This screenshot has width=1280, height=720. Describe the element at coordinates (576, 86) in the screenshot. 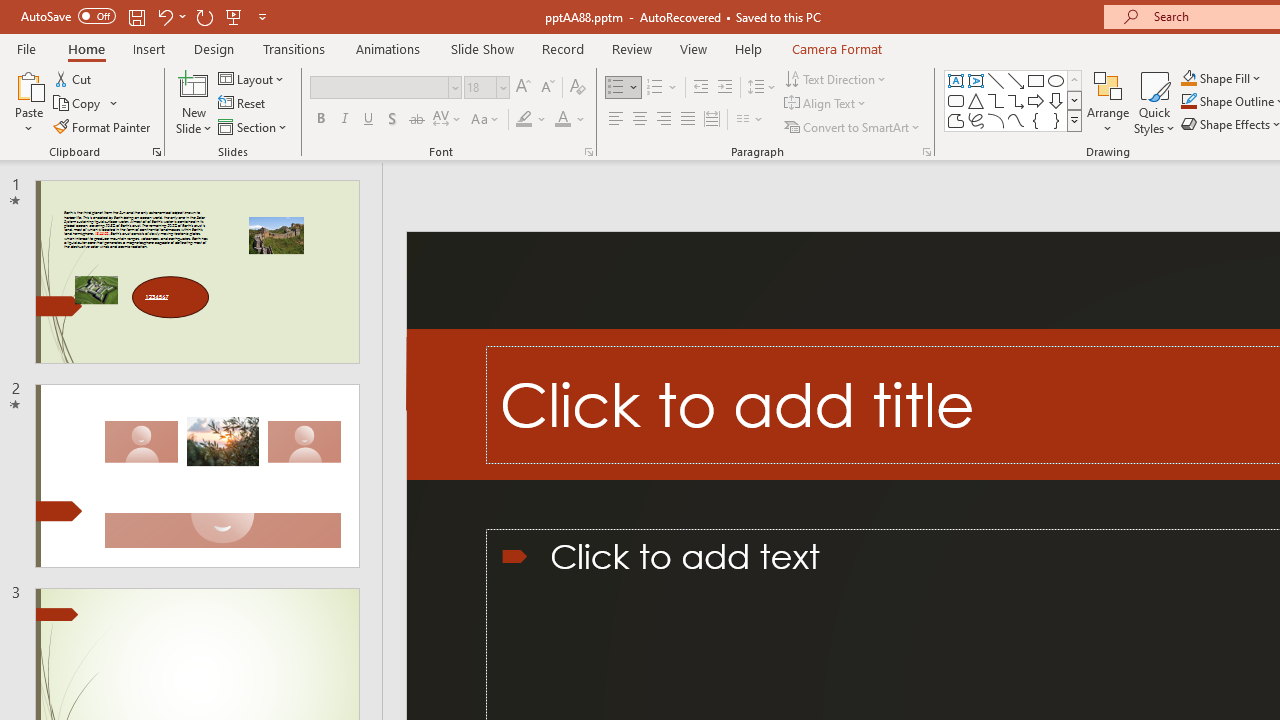

I see `'Clear Formatting'` at that location.